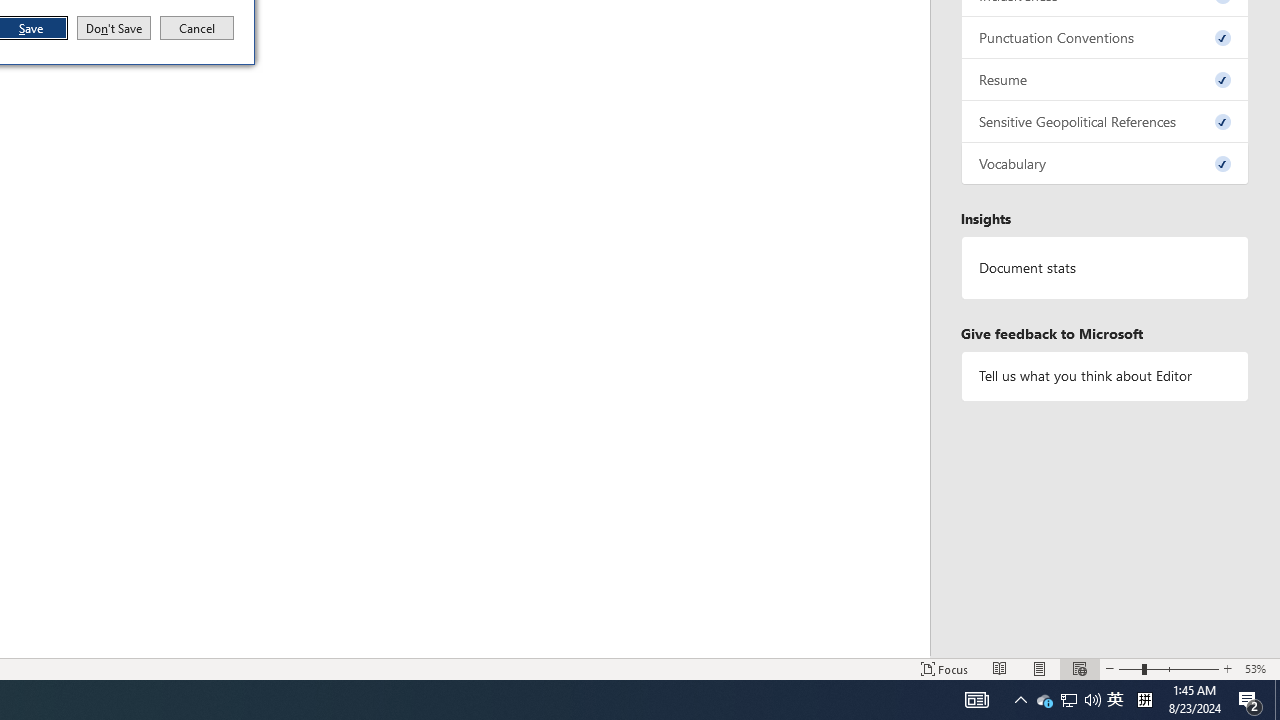 The height and width of the screenshot is (720, 1280). Describe the element at coordinates (1144, 698) in the screenshot. I see `'Tray Input Indicator - Chinese (Simplified, China)'` at that location.